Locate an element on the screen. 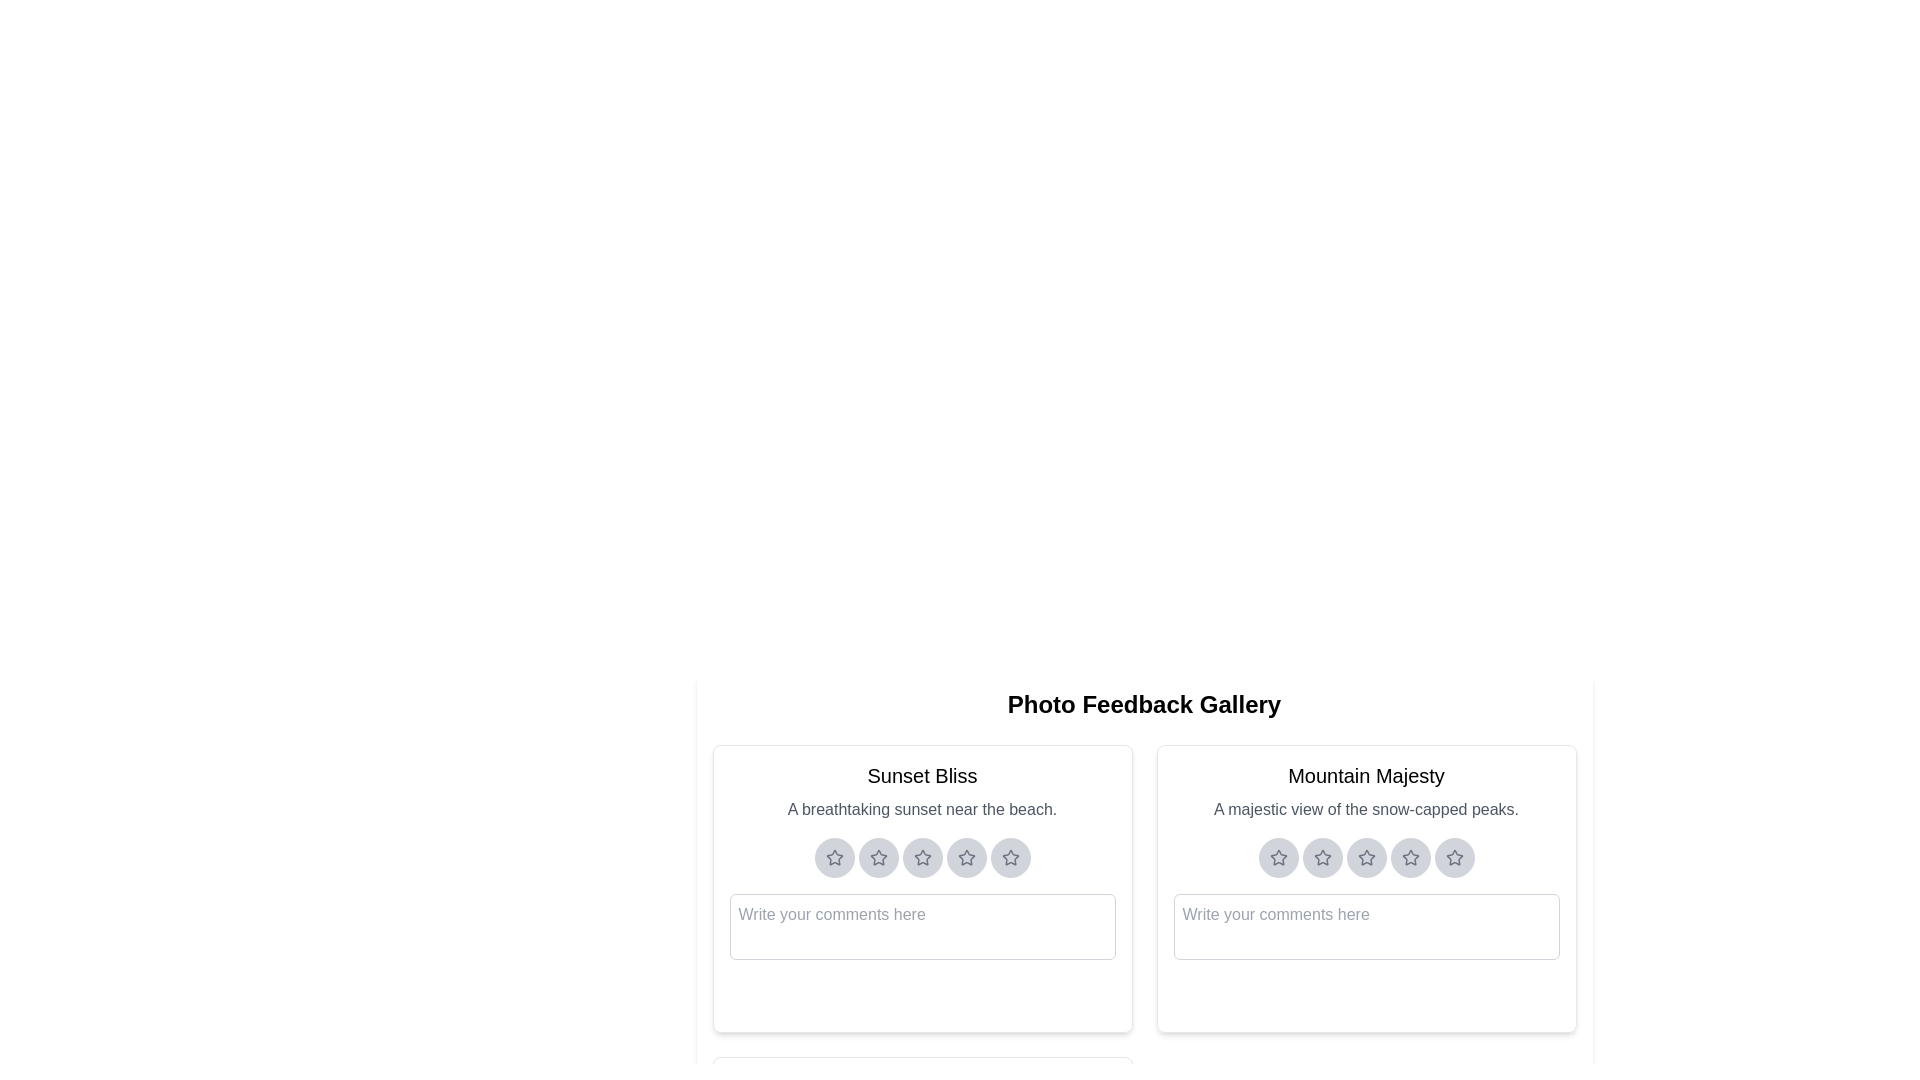  the star icons in the 'Mountain Majesty' feedback card to trigger the tooltip or highlight effect is located at coordinates (1365, 887).